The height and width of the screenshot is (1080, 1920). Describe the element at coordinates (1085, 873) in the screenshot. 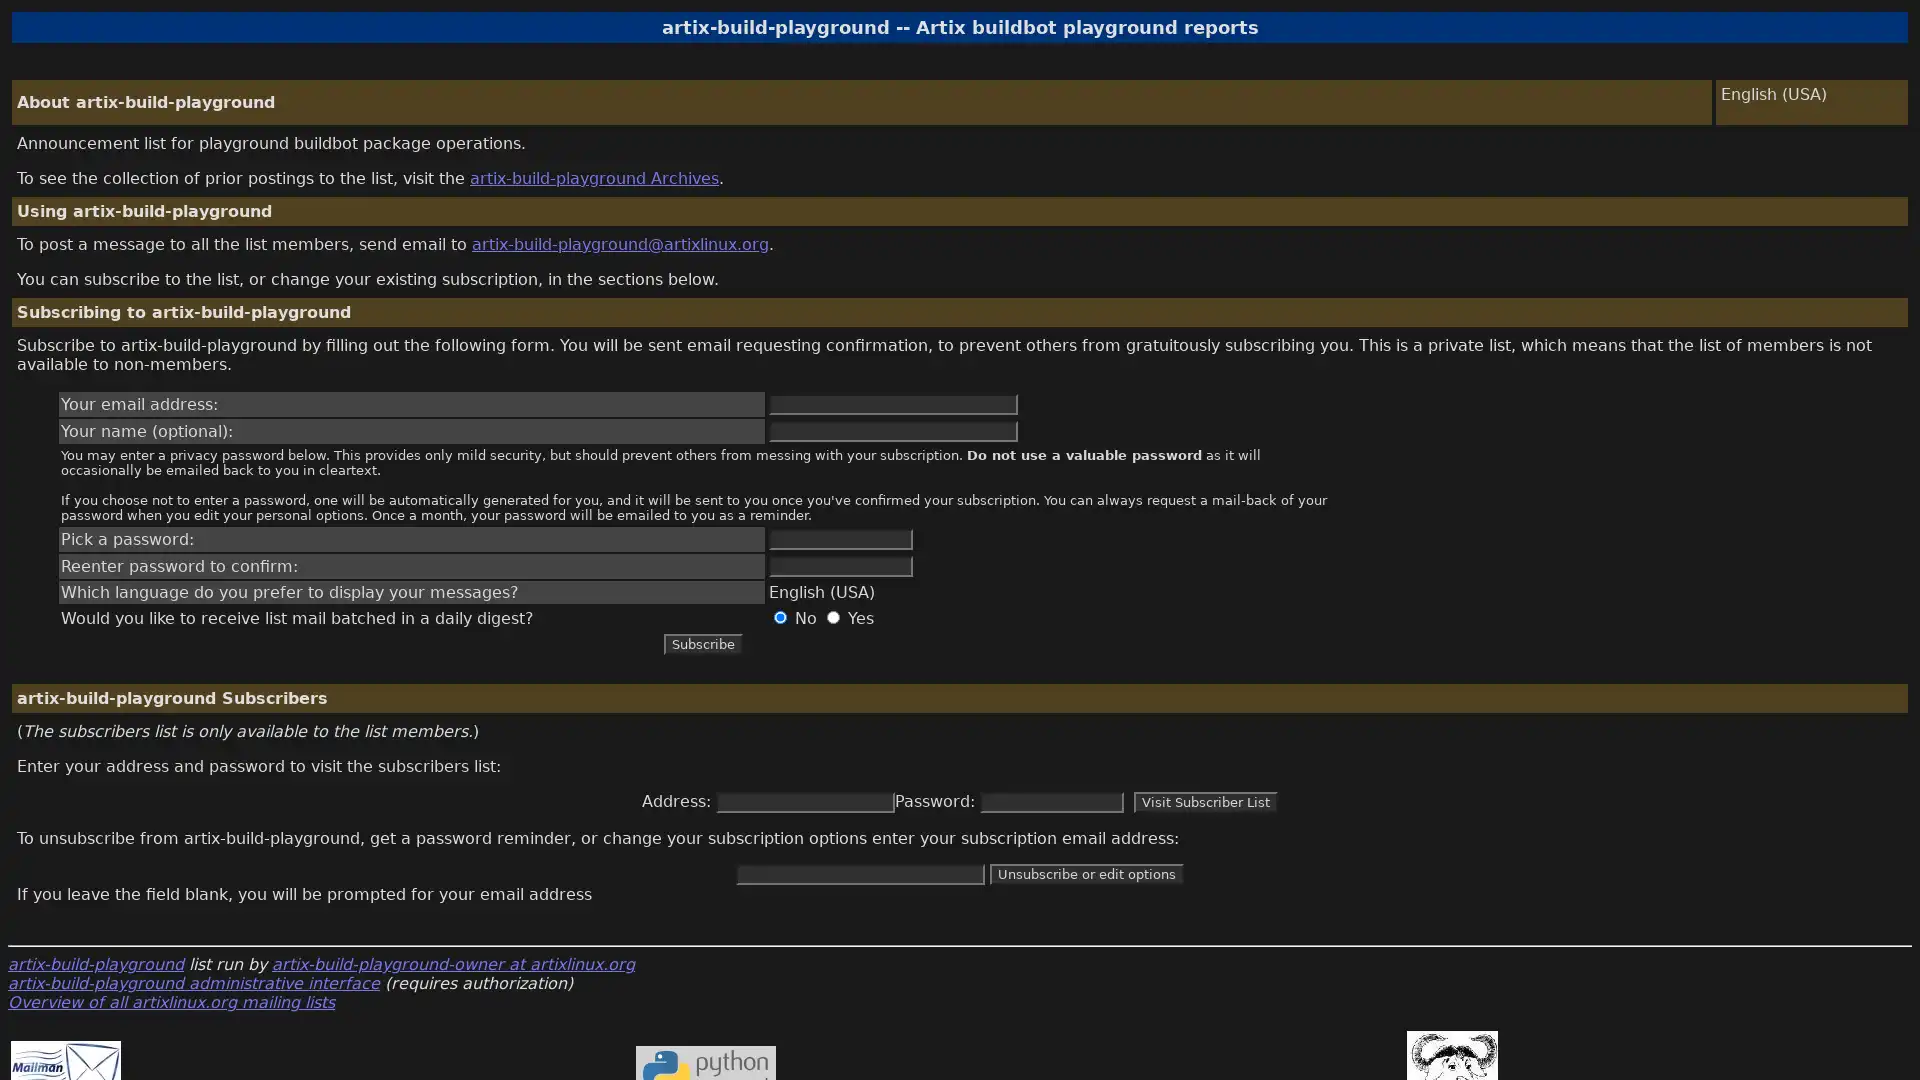

I see `Unsubscribe or edit options` at that location.